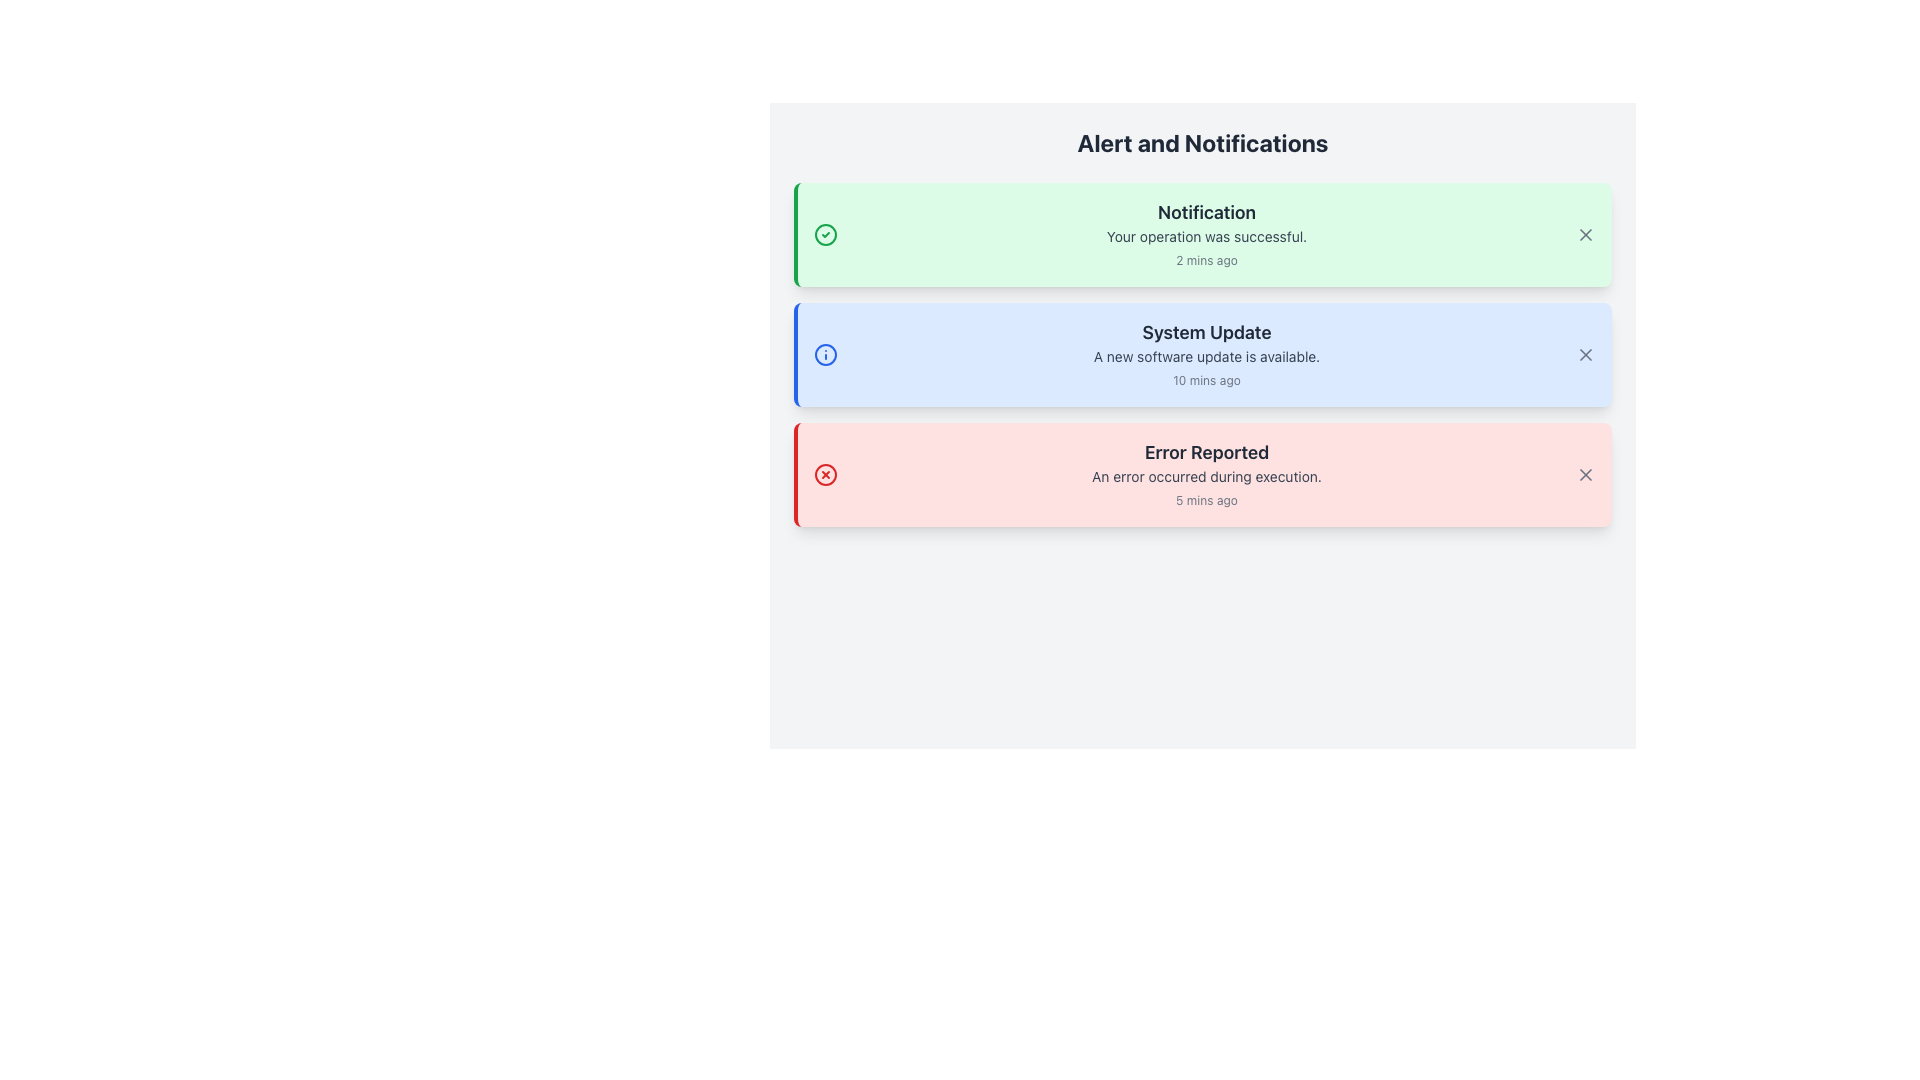  Describe the element at coordinates (825, 234) in the screenshot. I see `the circular outline icon with a green stroke, which is located within the green-highlighted notification box and is the first icon in the list of notifications` at that location.